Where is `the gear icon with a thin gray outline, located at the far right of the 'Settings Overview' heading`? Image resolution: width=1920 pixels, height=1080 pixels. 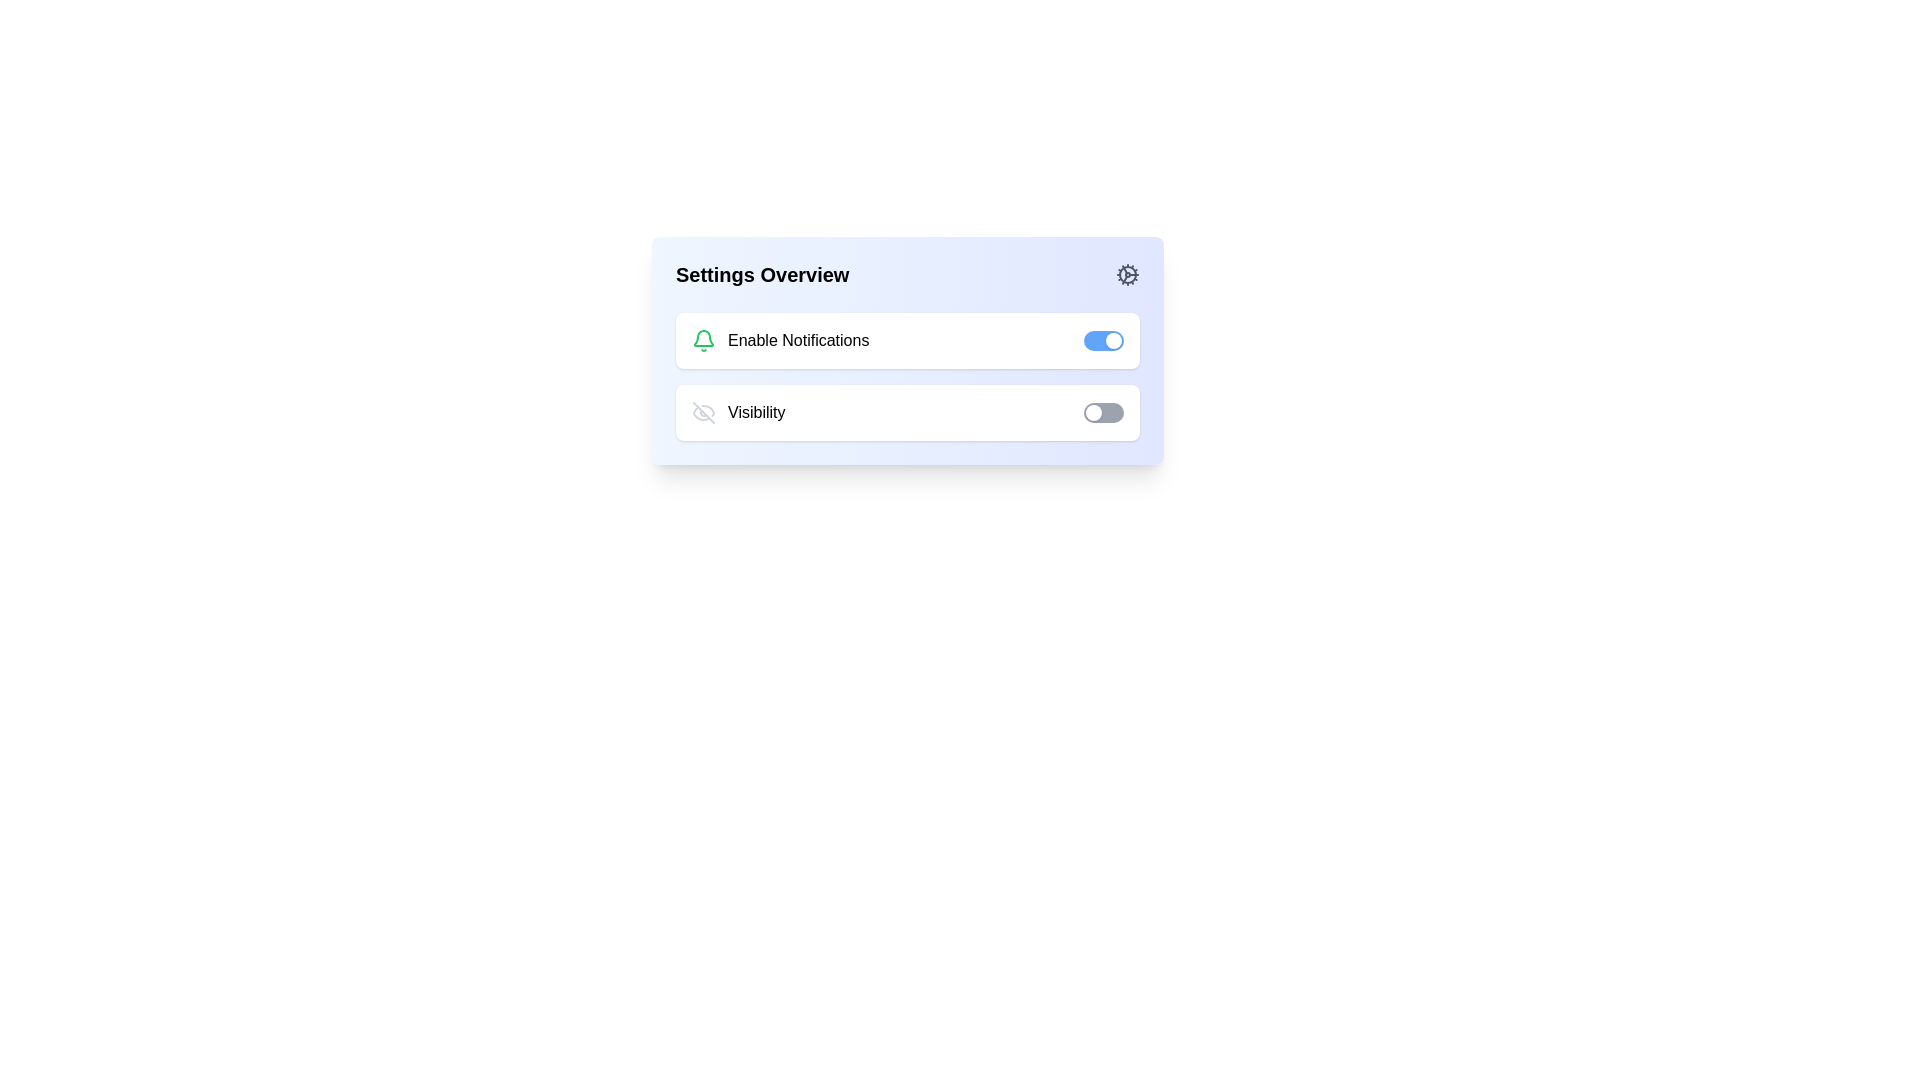 the gear icon with a thin gray outline, located at the far right of the 'Settings Overview' heading is located at coordinates (1128, 274).